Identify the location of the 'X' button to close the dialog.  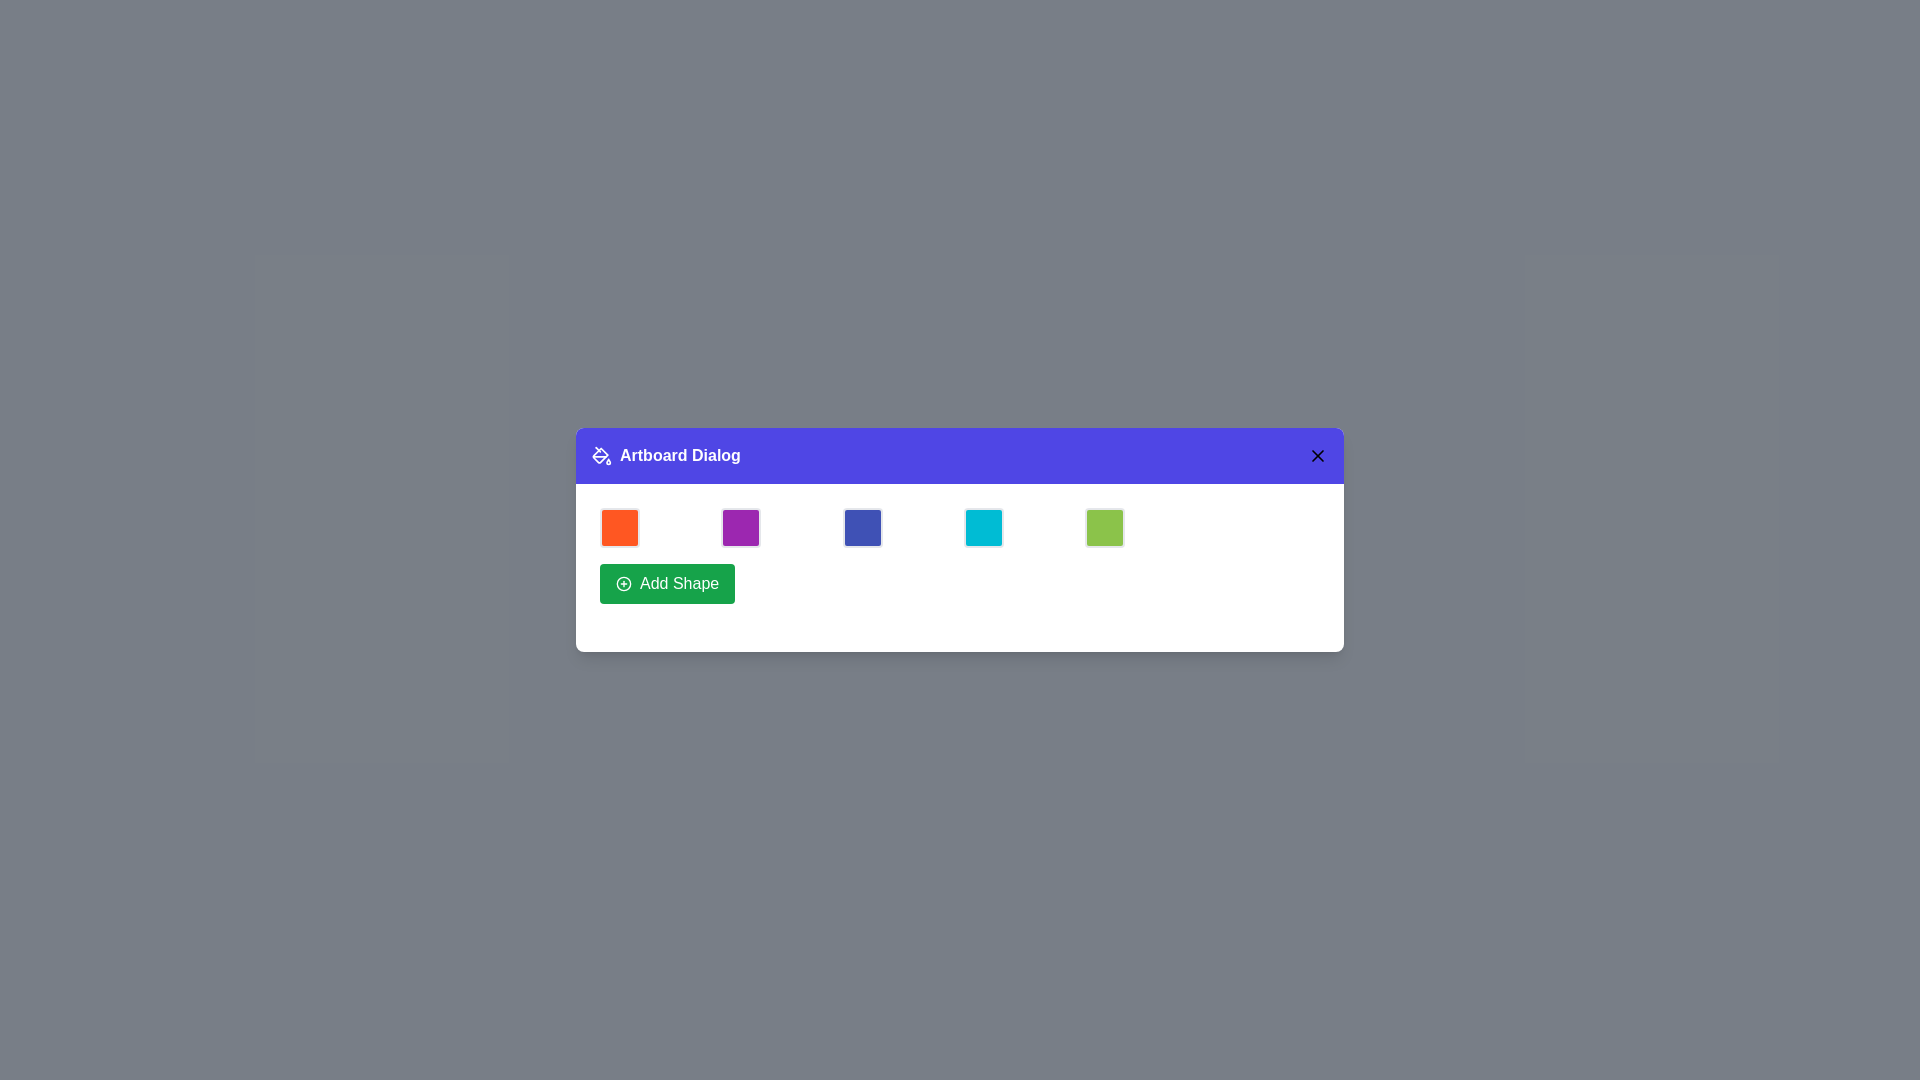
(1318, 455).